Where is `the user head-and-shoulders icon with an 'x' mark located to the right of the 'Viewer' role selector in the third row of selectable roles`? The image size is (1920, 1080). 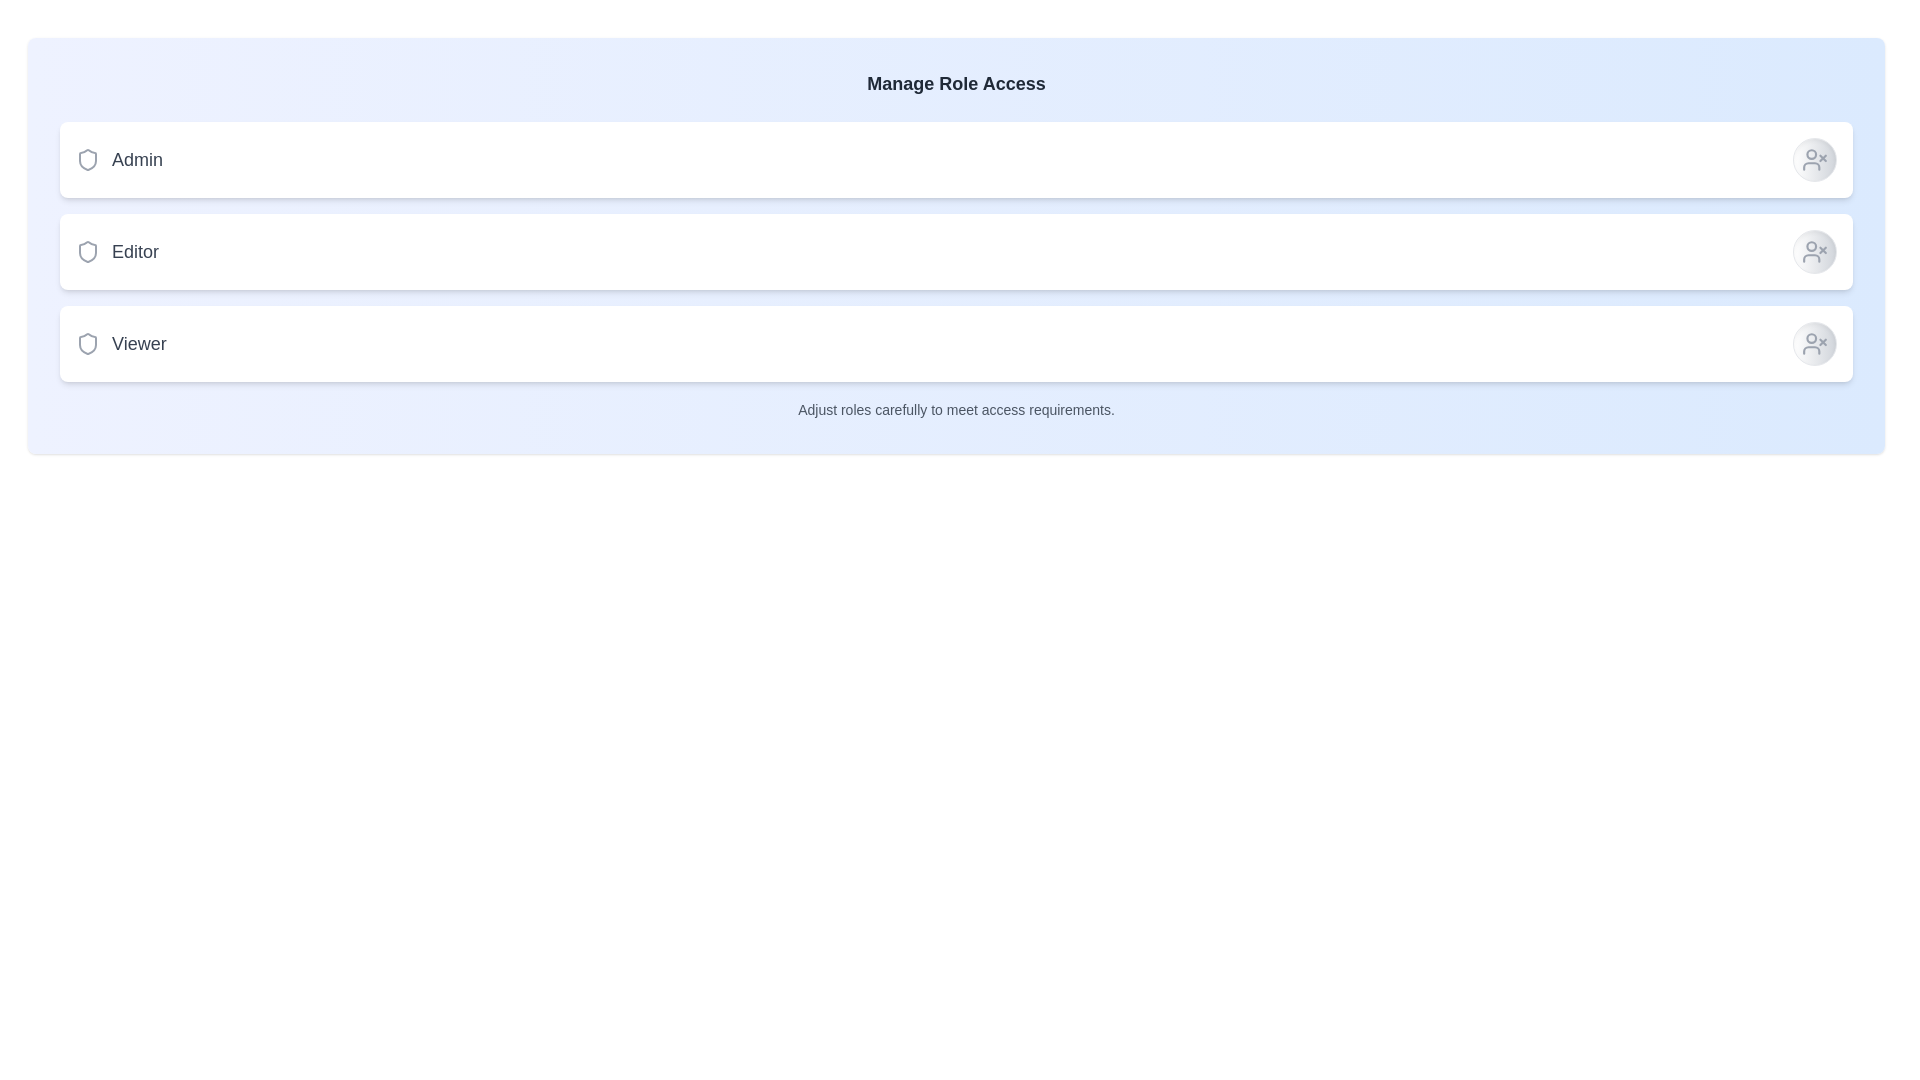
the user head-and-shoulders icon with an 'x' mark located to the right of the 'Viewer' role selector in the third row of selectable roles is located at coordinates (1811, 257).